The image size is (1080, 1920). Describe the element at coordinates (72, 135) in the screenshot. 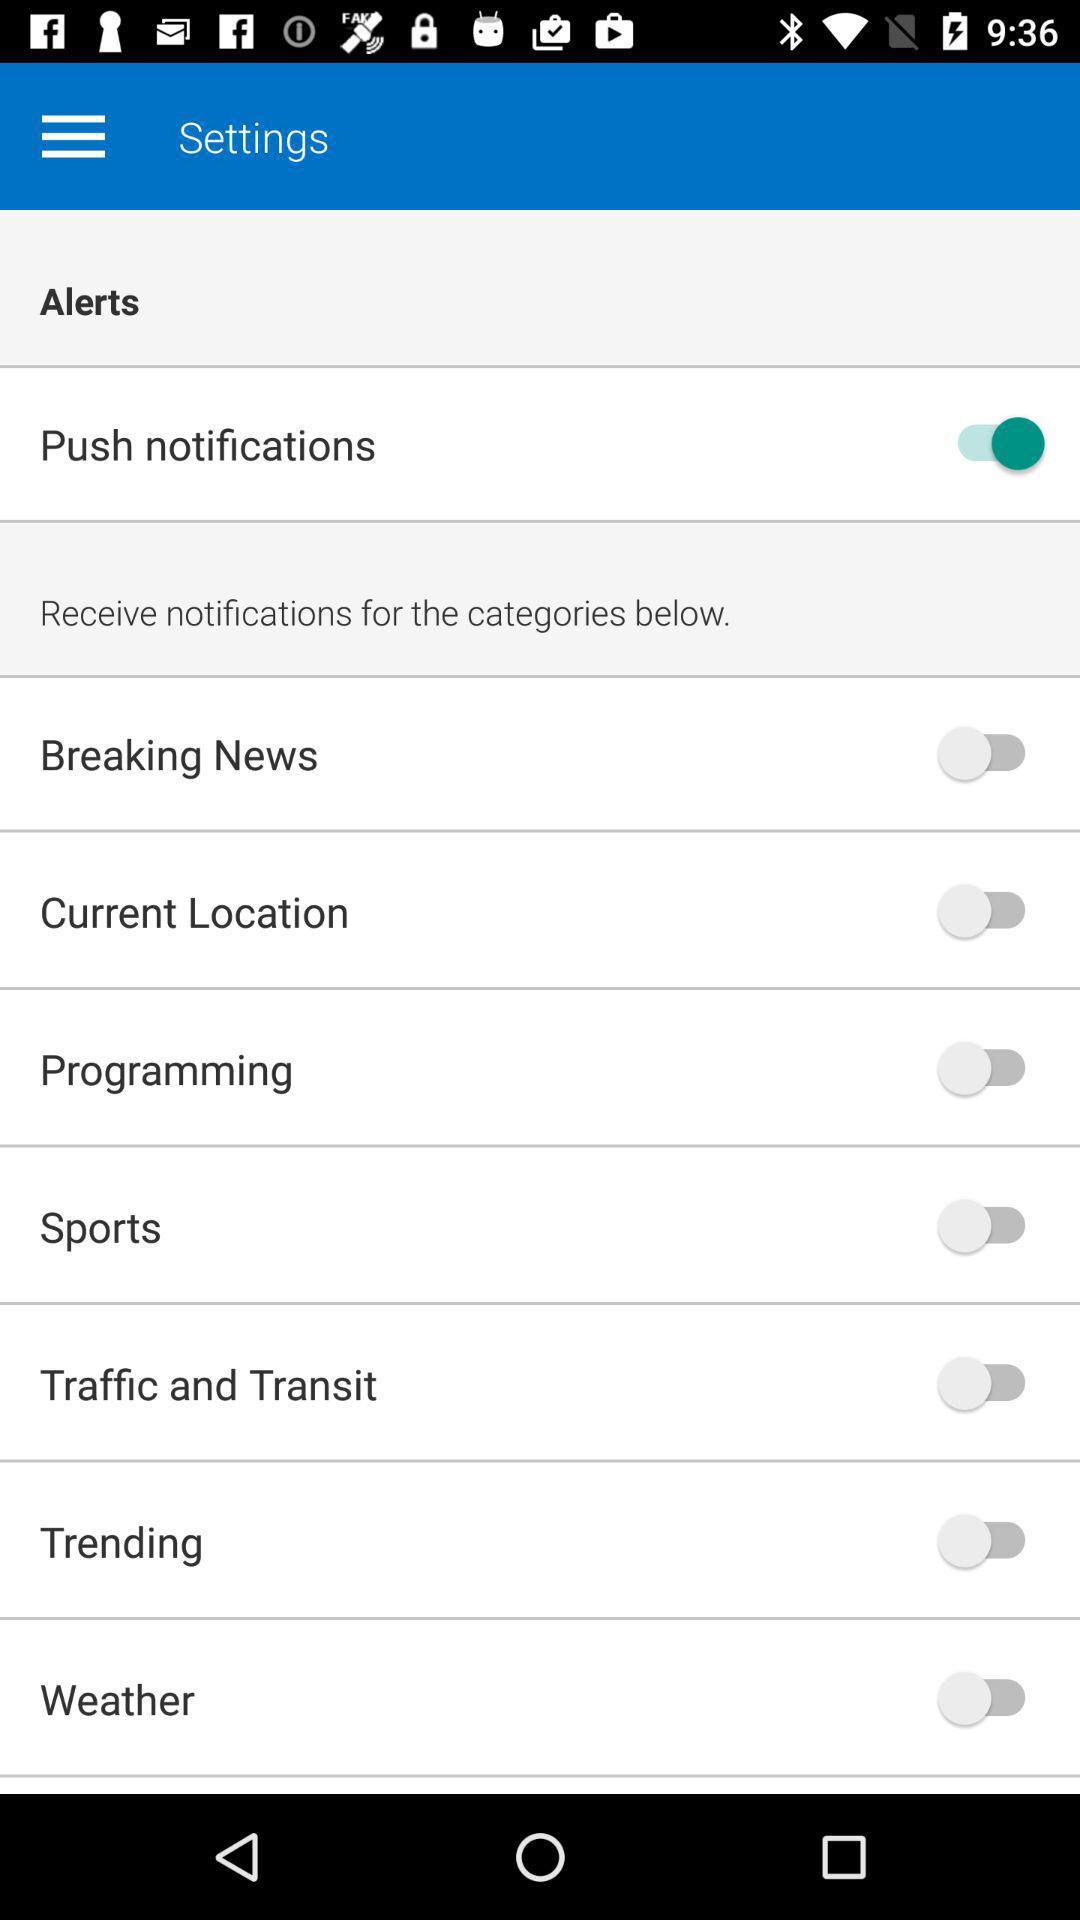

I see `brings up options` at that location.